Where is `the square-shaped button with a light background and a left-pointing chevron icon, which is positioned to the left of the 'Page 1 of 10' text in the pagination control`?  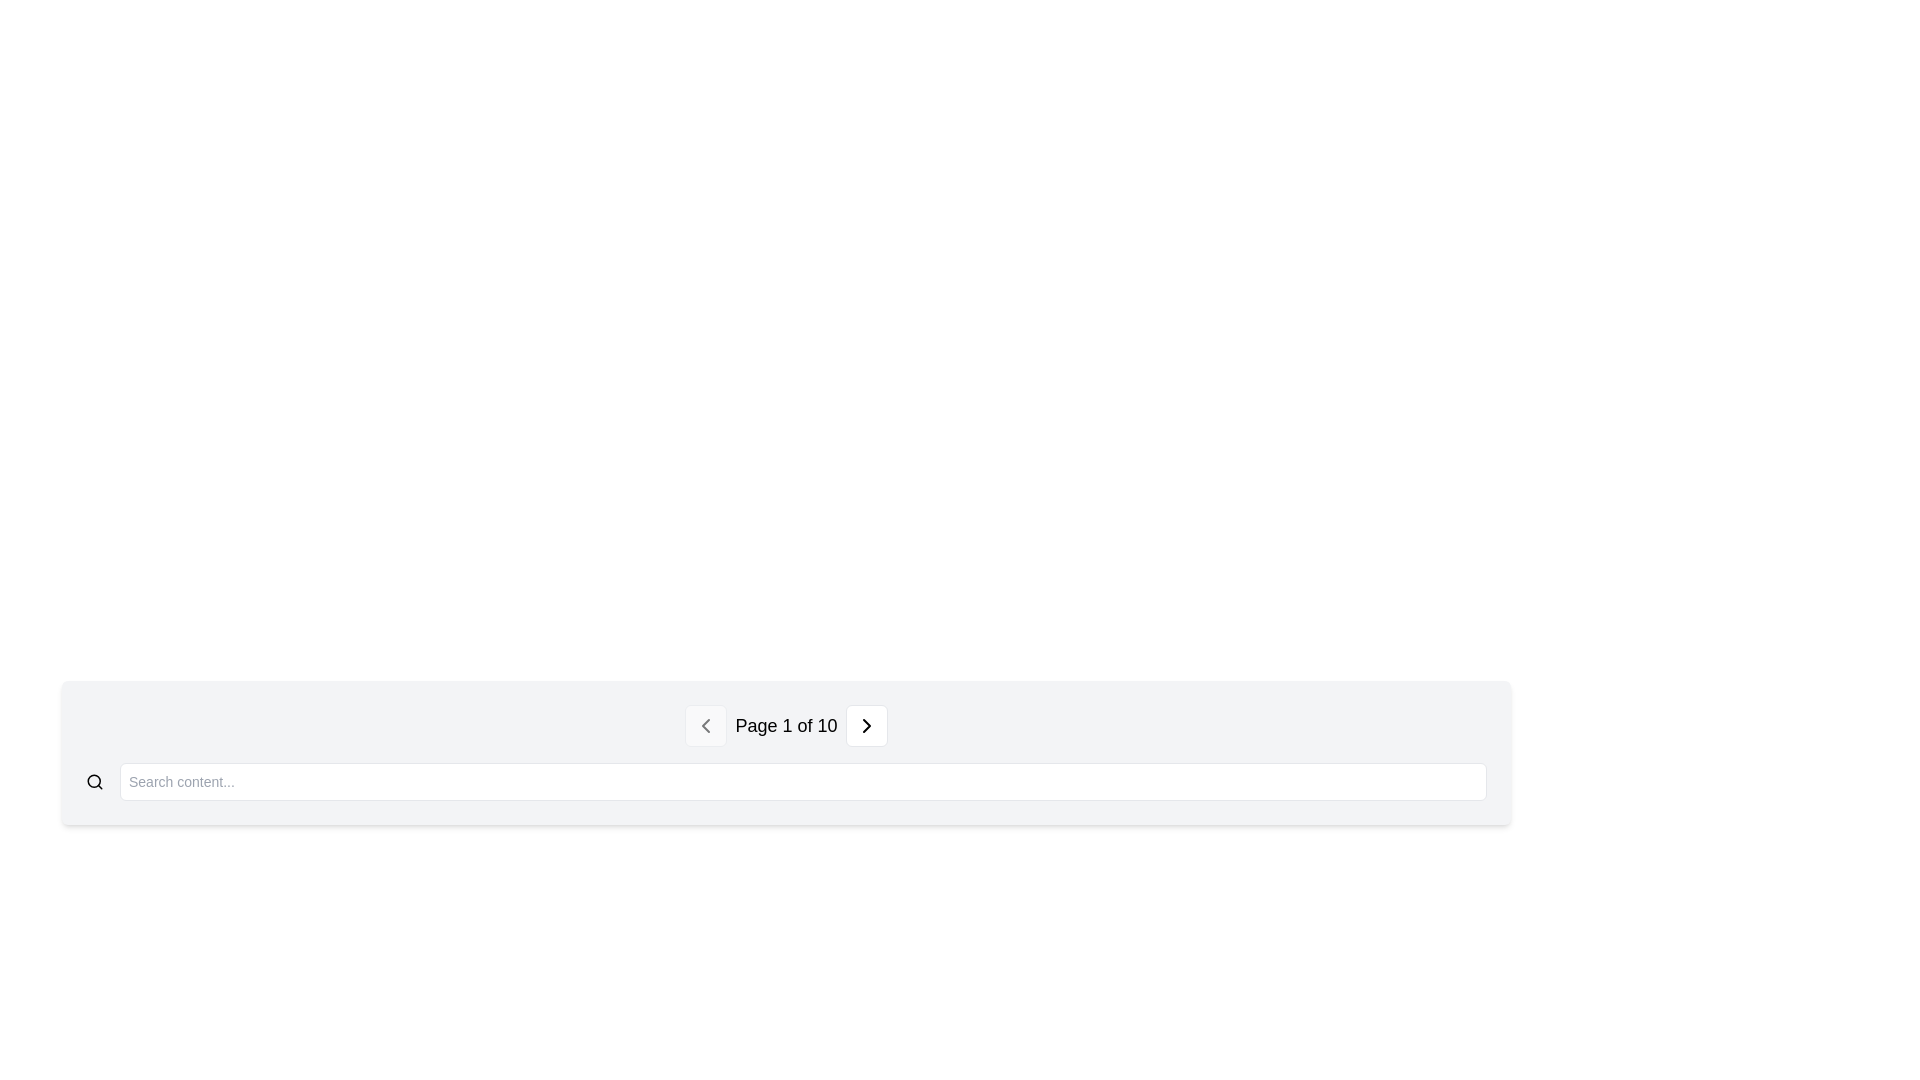 the square-shaped button with a light background and a left-pointing chevron icon, which is positioned to the left of the 'Page 1 of 10' text in the pagination control is located at coordinates (706, 725).